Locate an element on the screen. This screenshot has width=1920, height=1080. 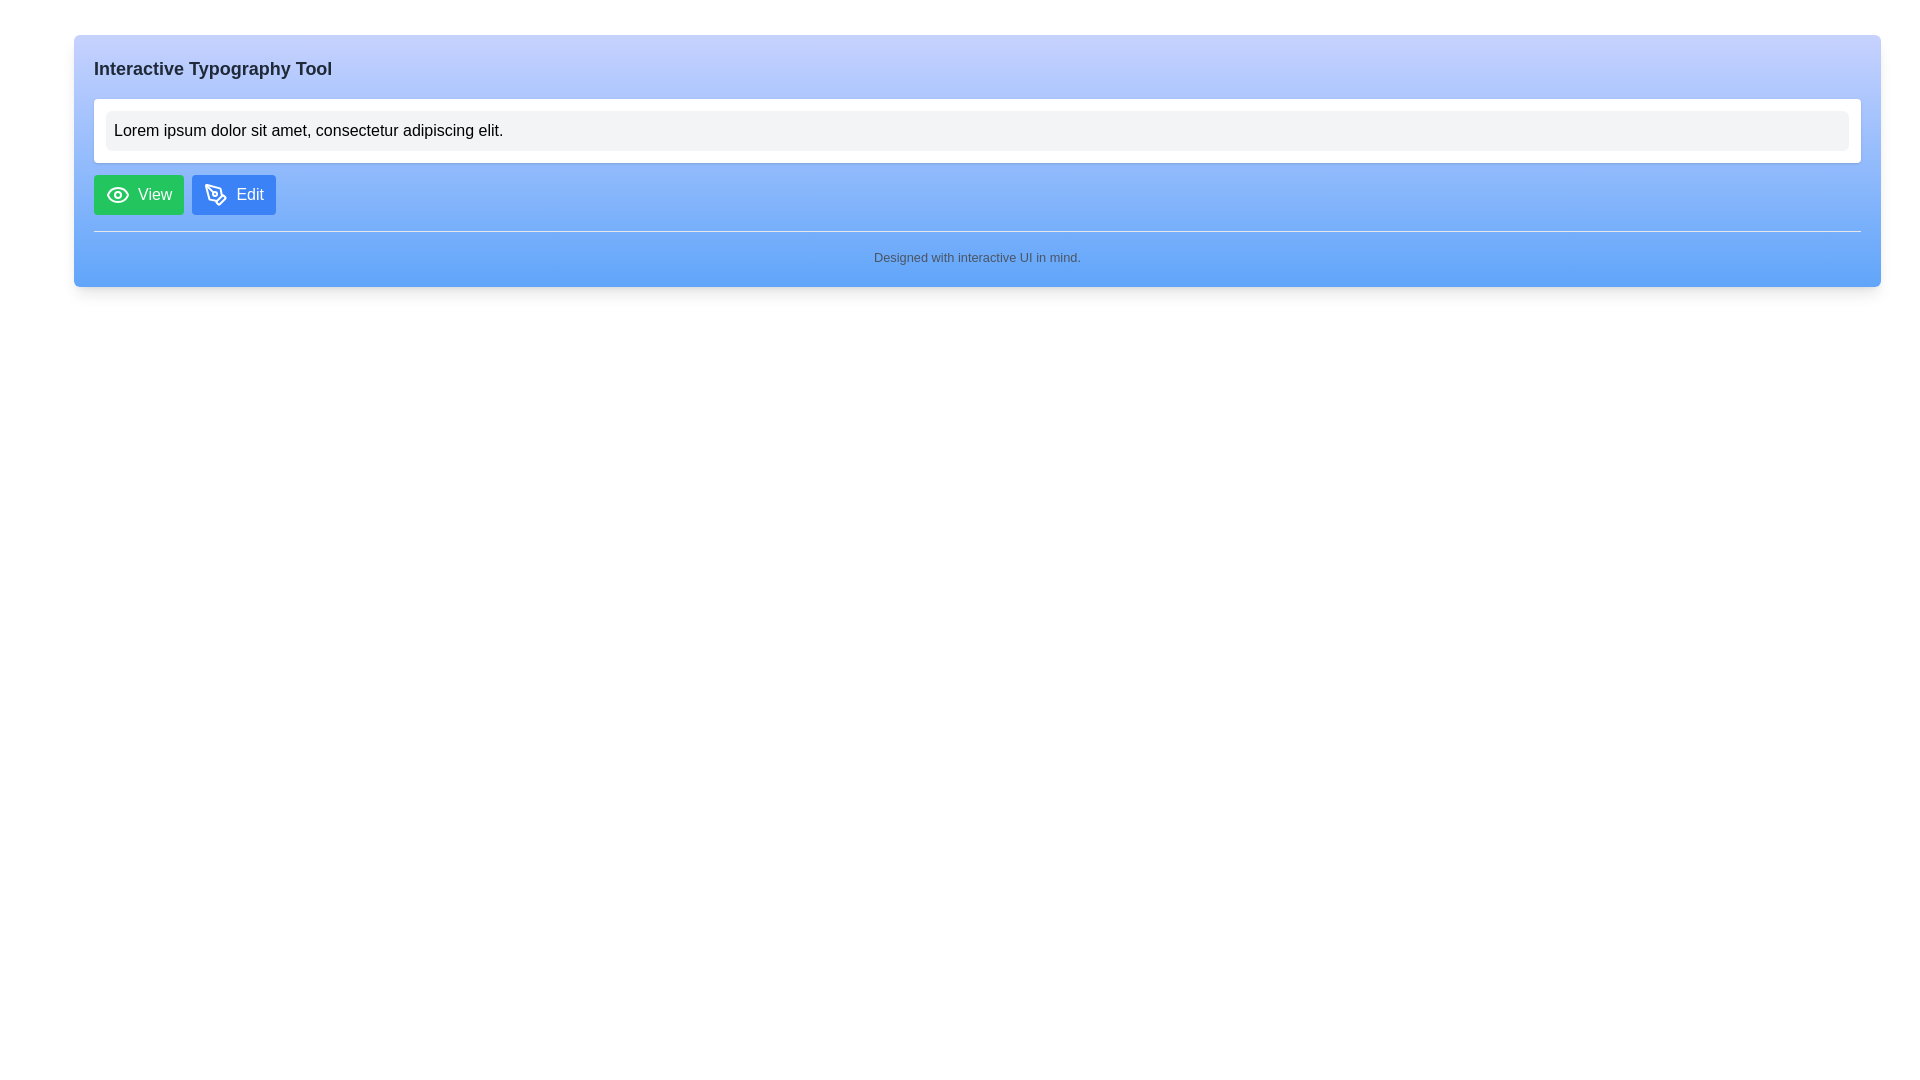
the Text Label displaying 'Interactive Typography Tool' in bold with a larger font size, located in the blue header area at the top-left of the panel is located at coordinates (213, 68).